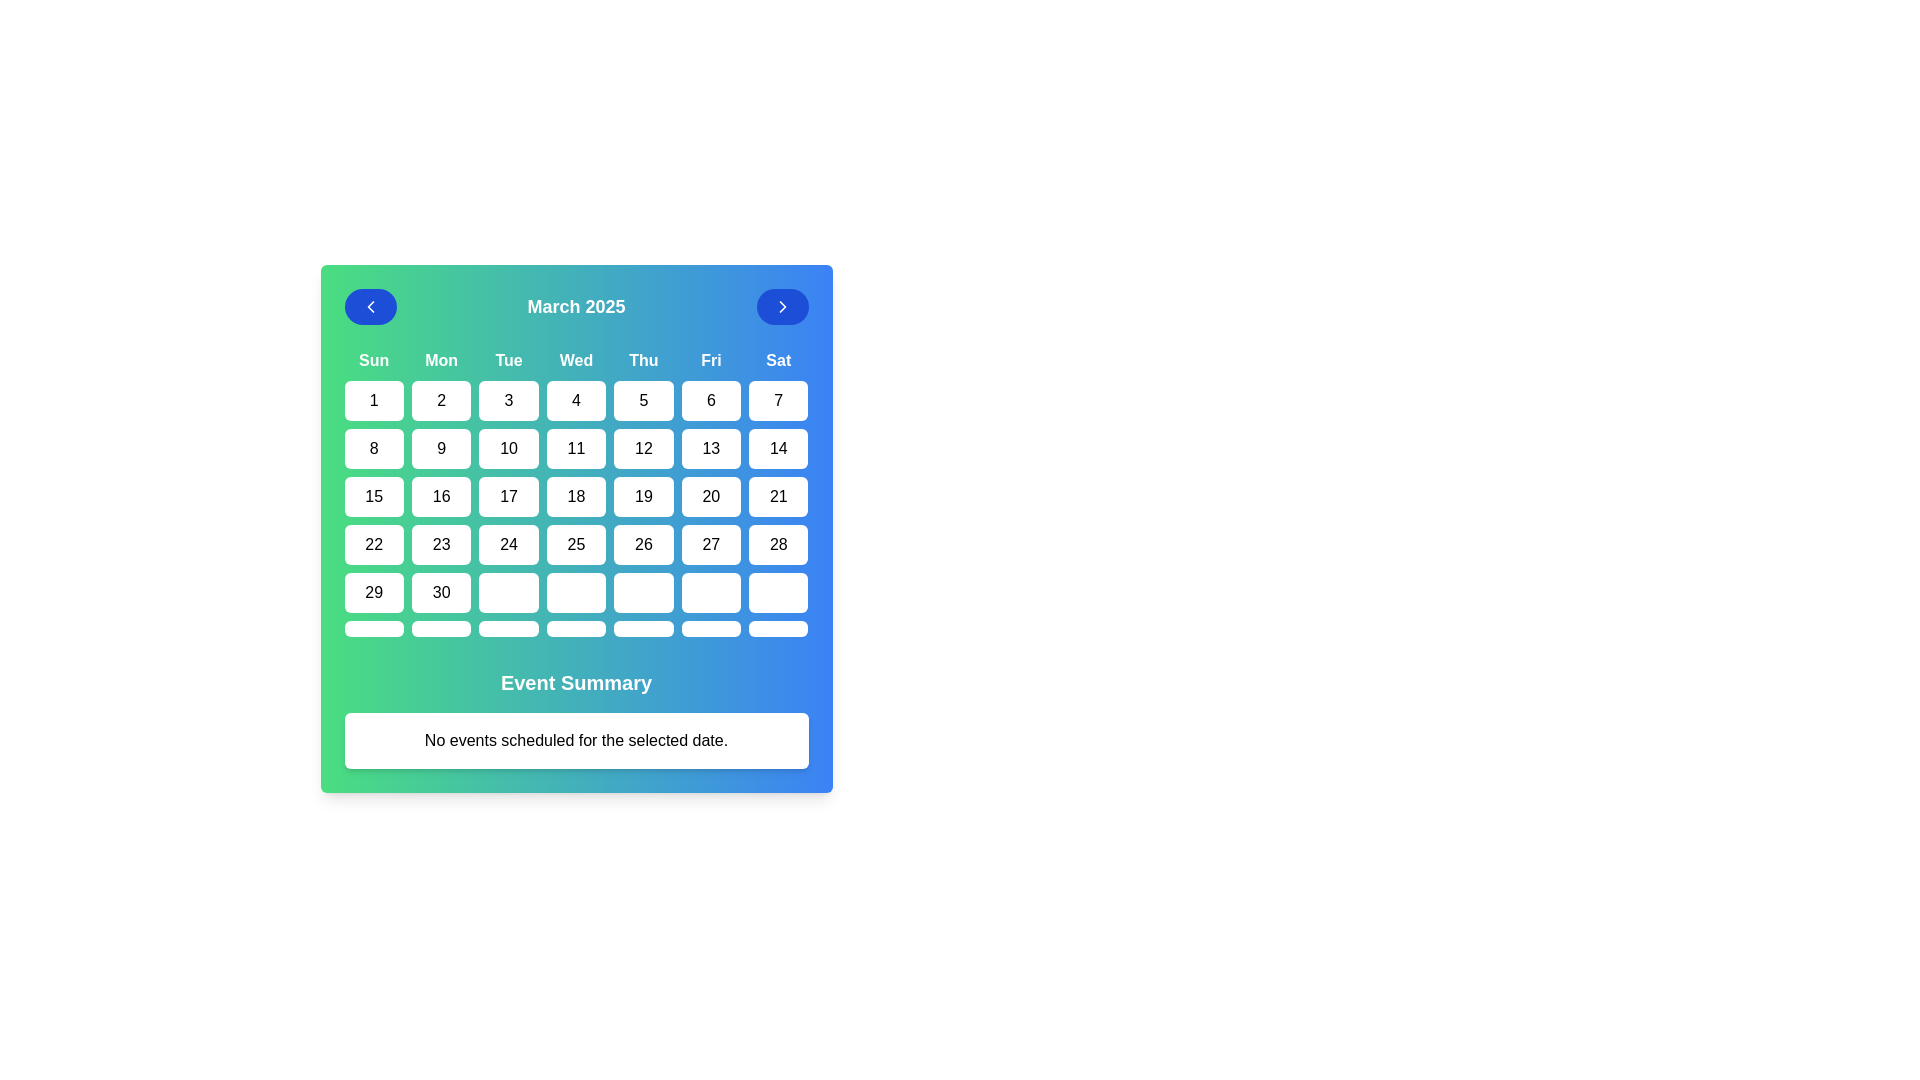 The width and height of the screenshot is (1920, 1080). I want to click on the text label that indicates no events are scheduled for the currently selected date in the calendar, located at the bottom of the interface beneath the calendar grid, so click(575, 740).